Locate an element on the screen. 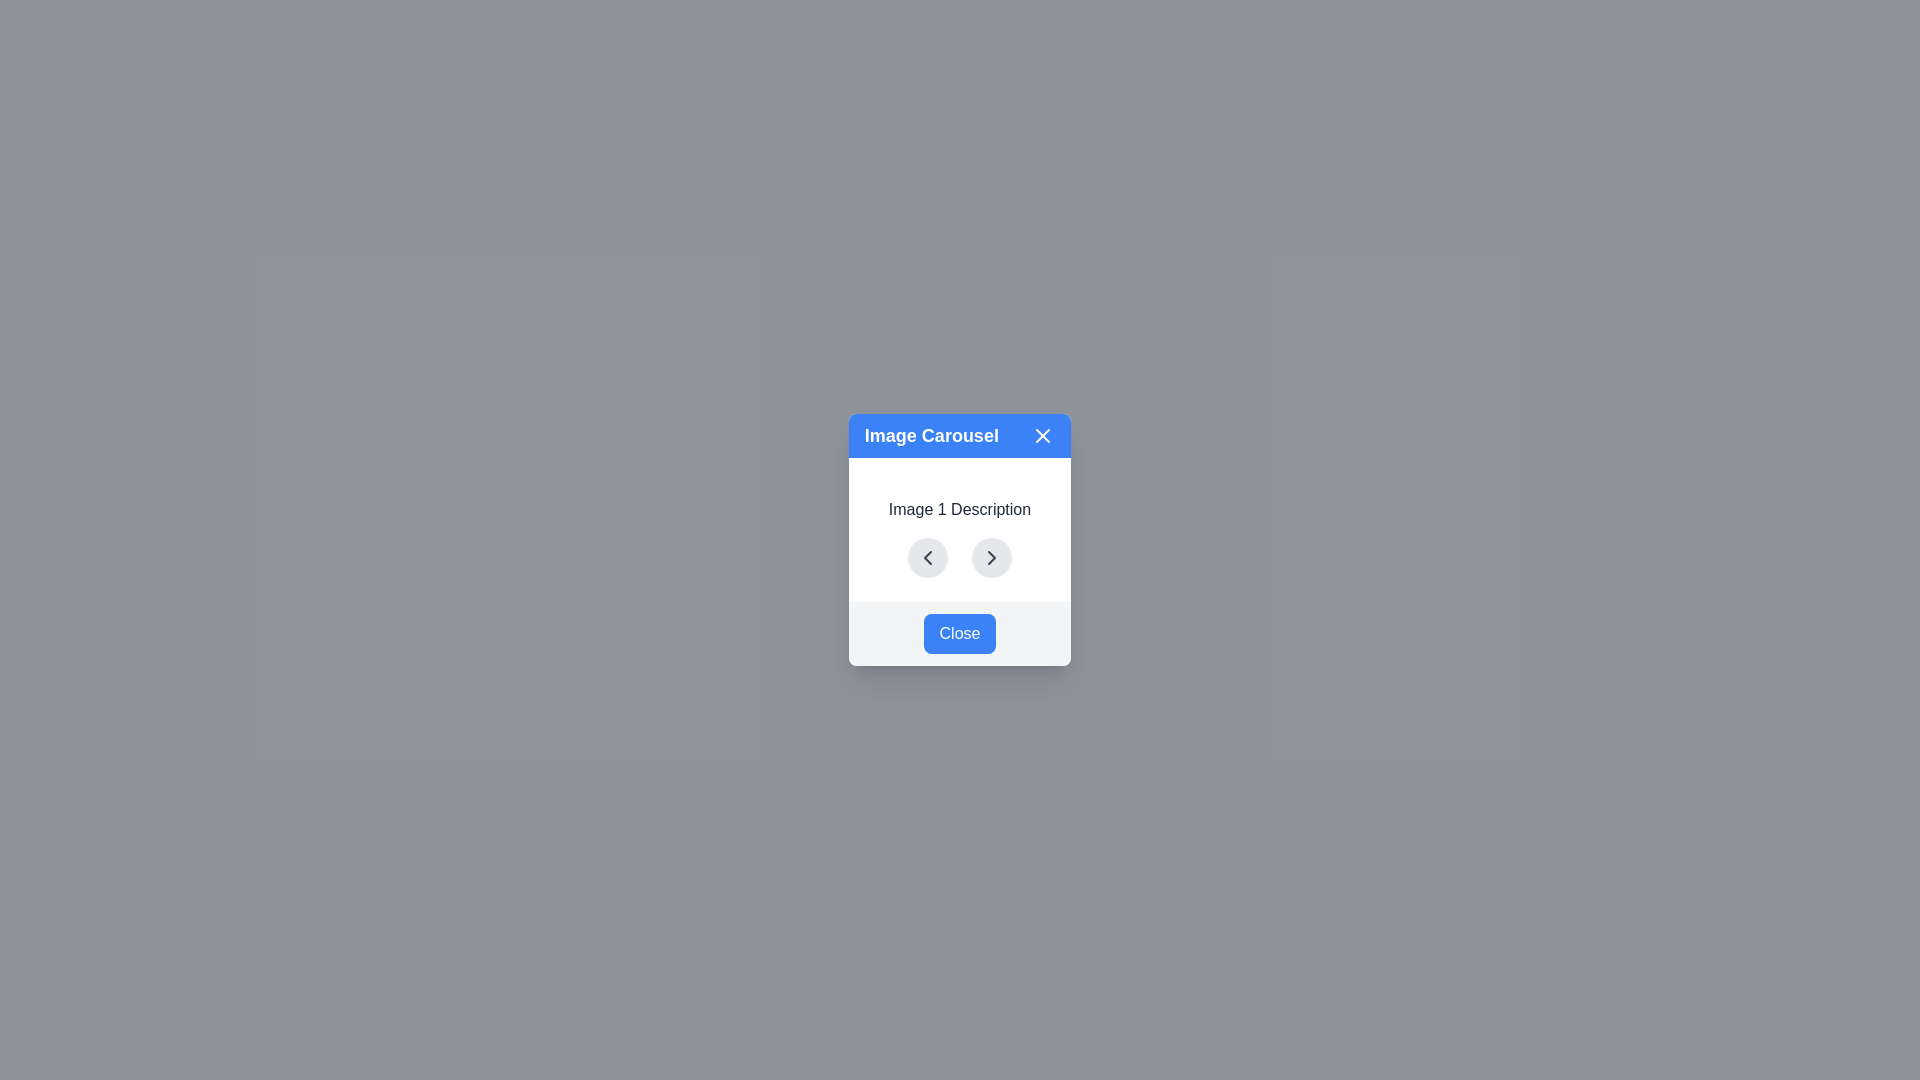 Image resolution: width=1920 pixels, height=1080 pixels. the close button icon in the 'Image Carousel' modal dialog is located at coordinates (1042, 434).